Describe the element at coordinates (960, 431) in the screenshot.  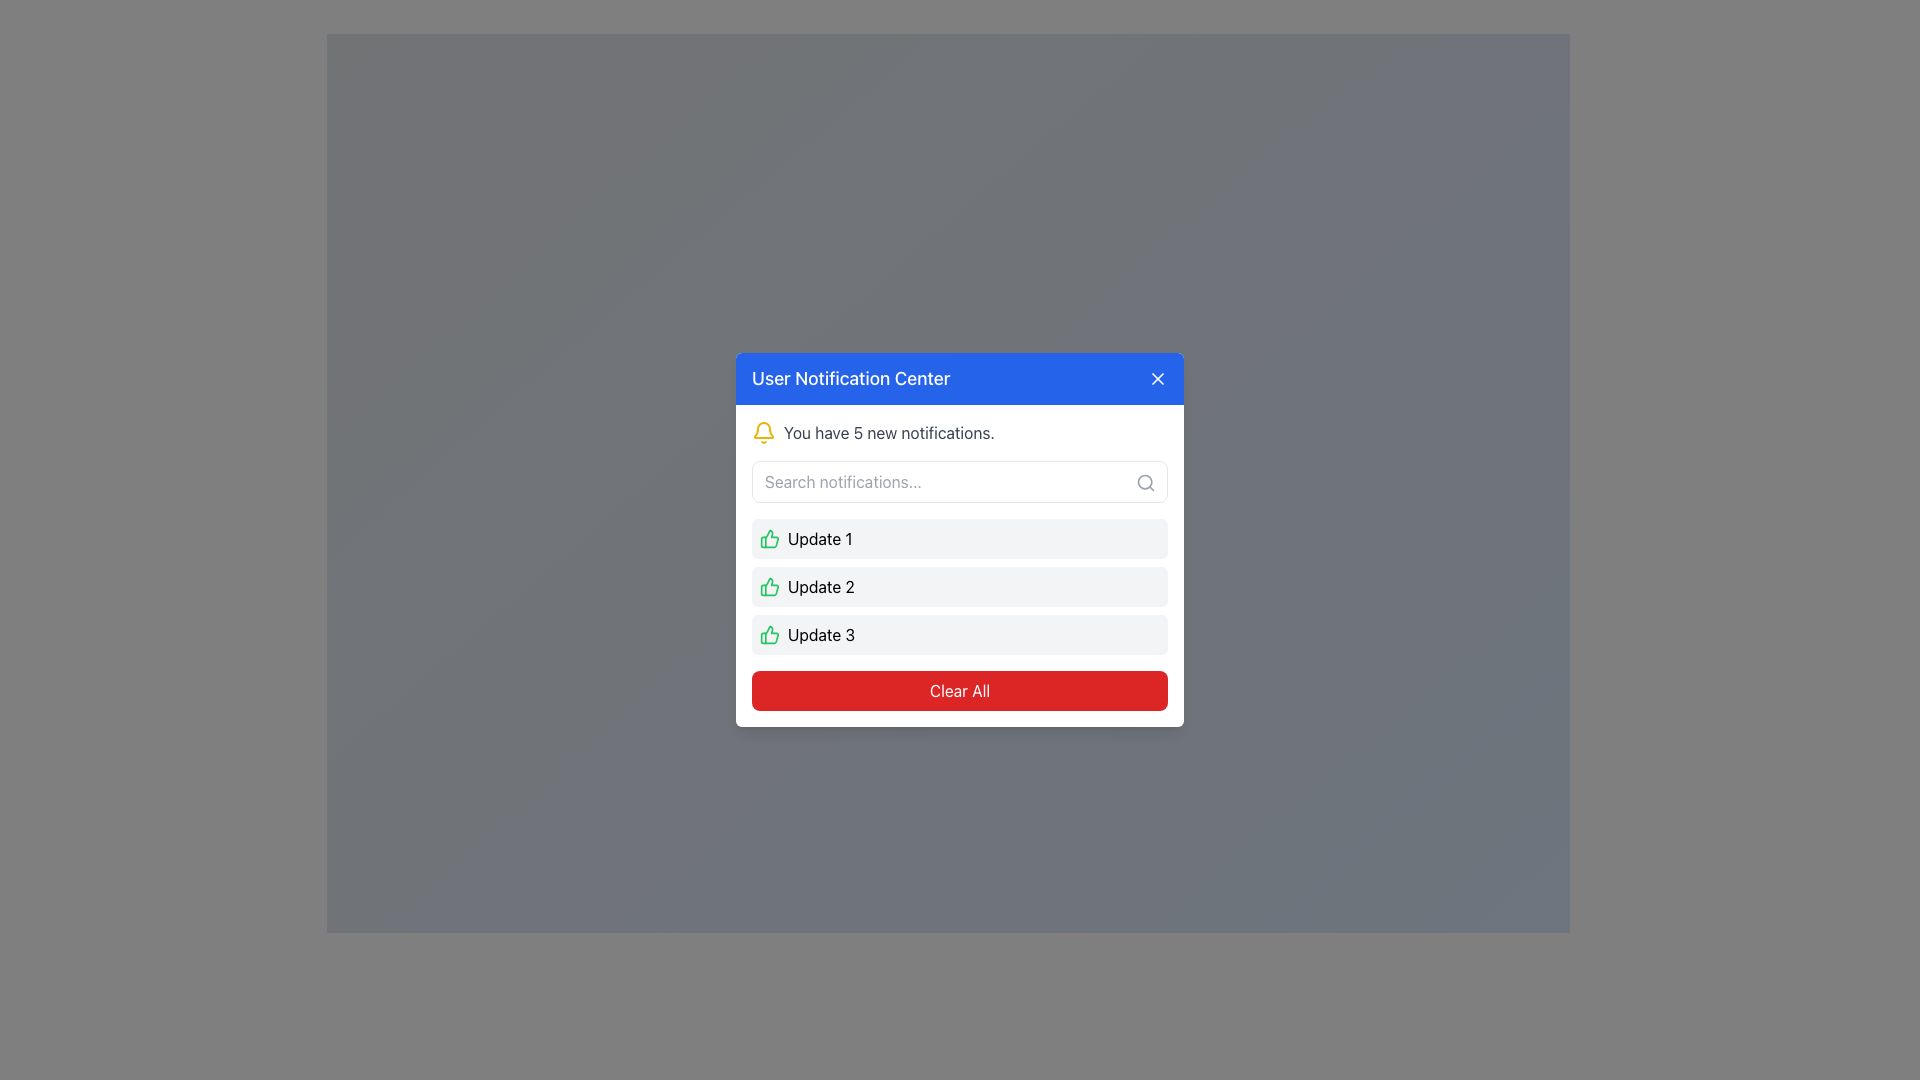
I see `notification information displayed in the text element located in the notification panel, just below 'User Notification Center' and above the search bar` at that location.